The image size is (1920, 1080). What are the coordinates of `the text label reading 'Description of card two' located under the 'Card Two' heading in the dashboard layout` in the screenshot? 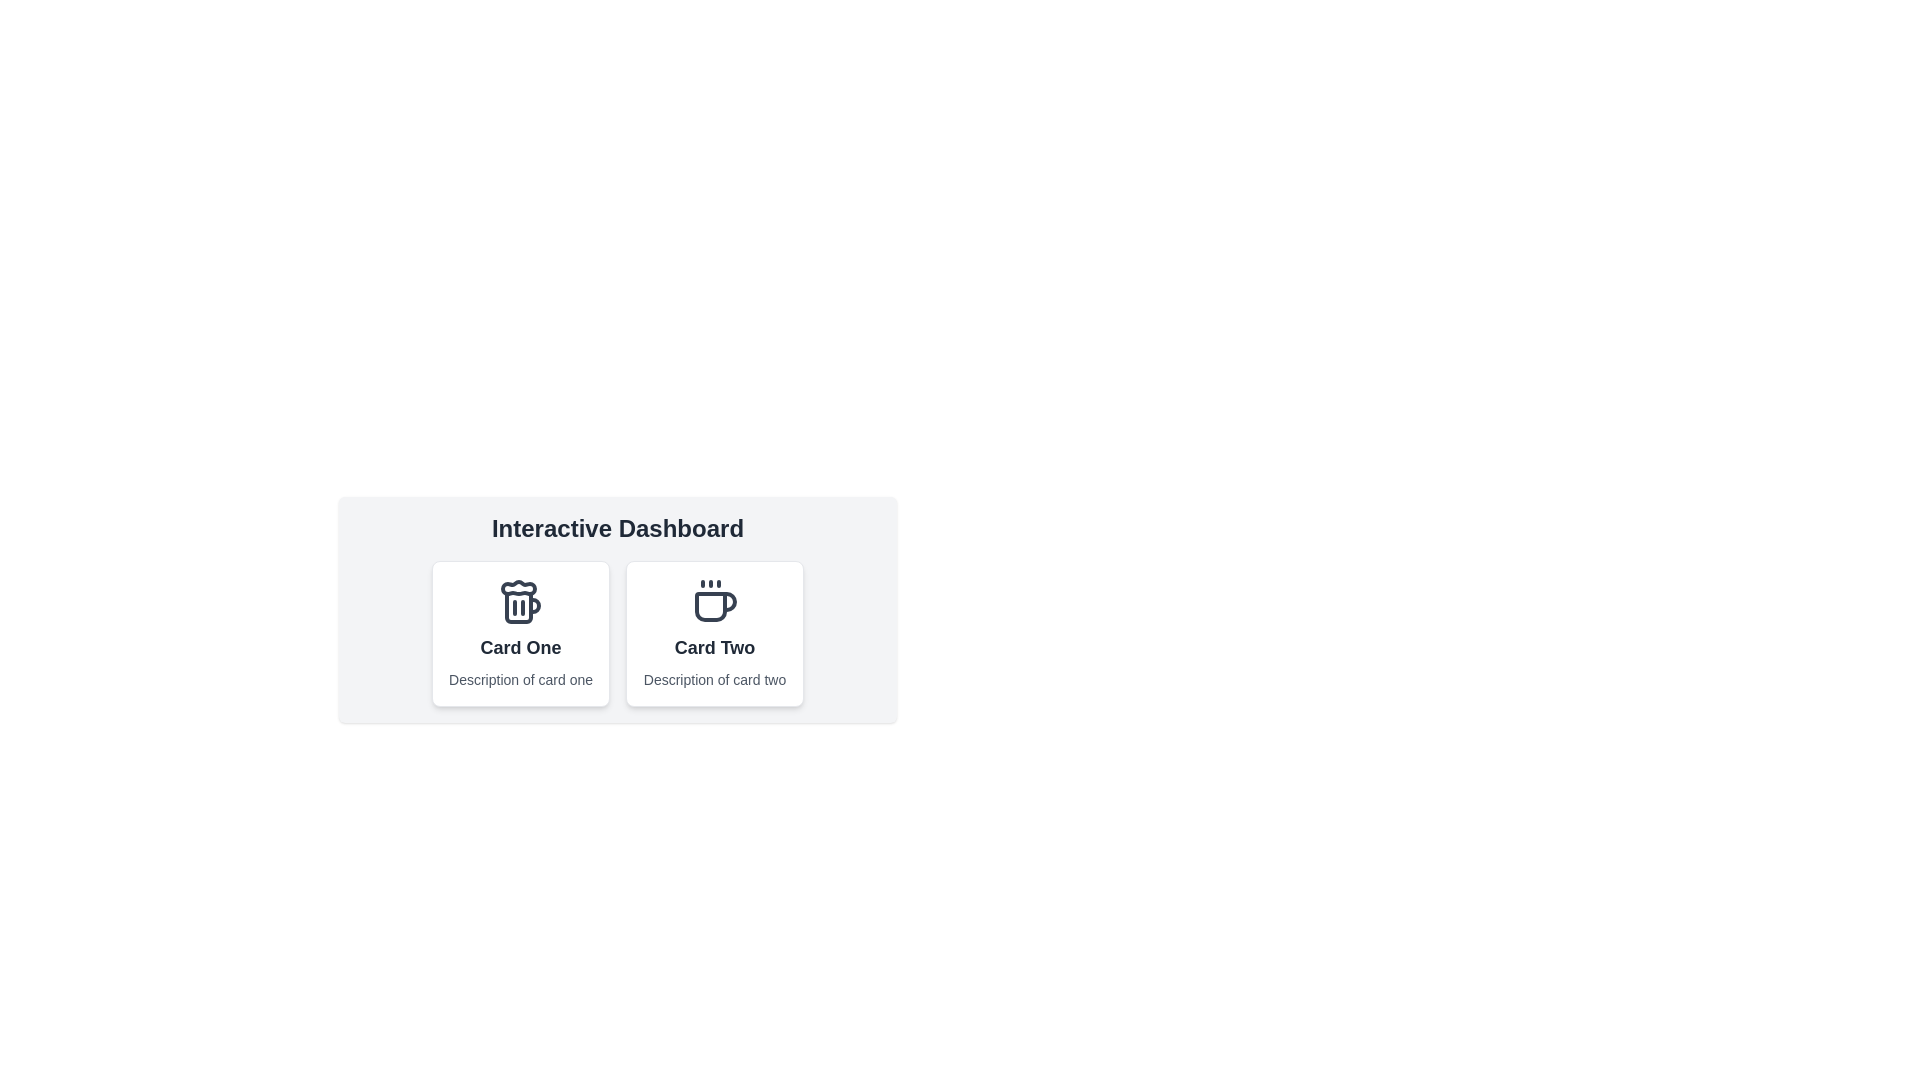 It's located at (715, 678).